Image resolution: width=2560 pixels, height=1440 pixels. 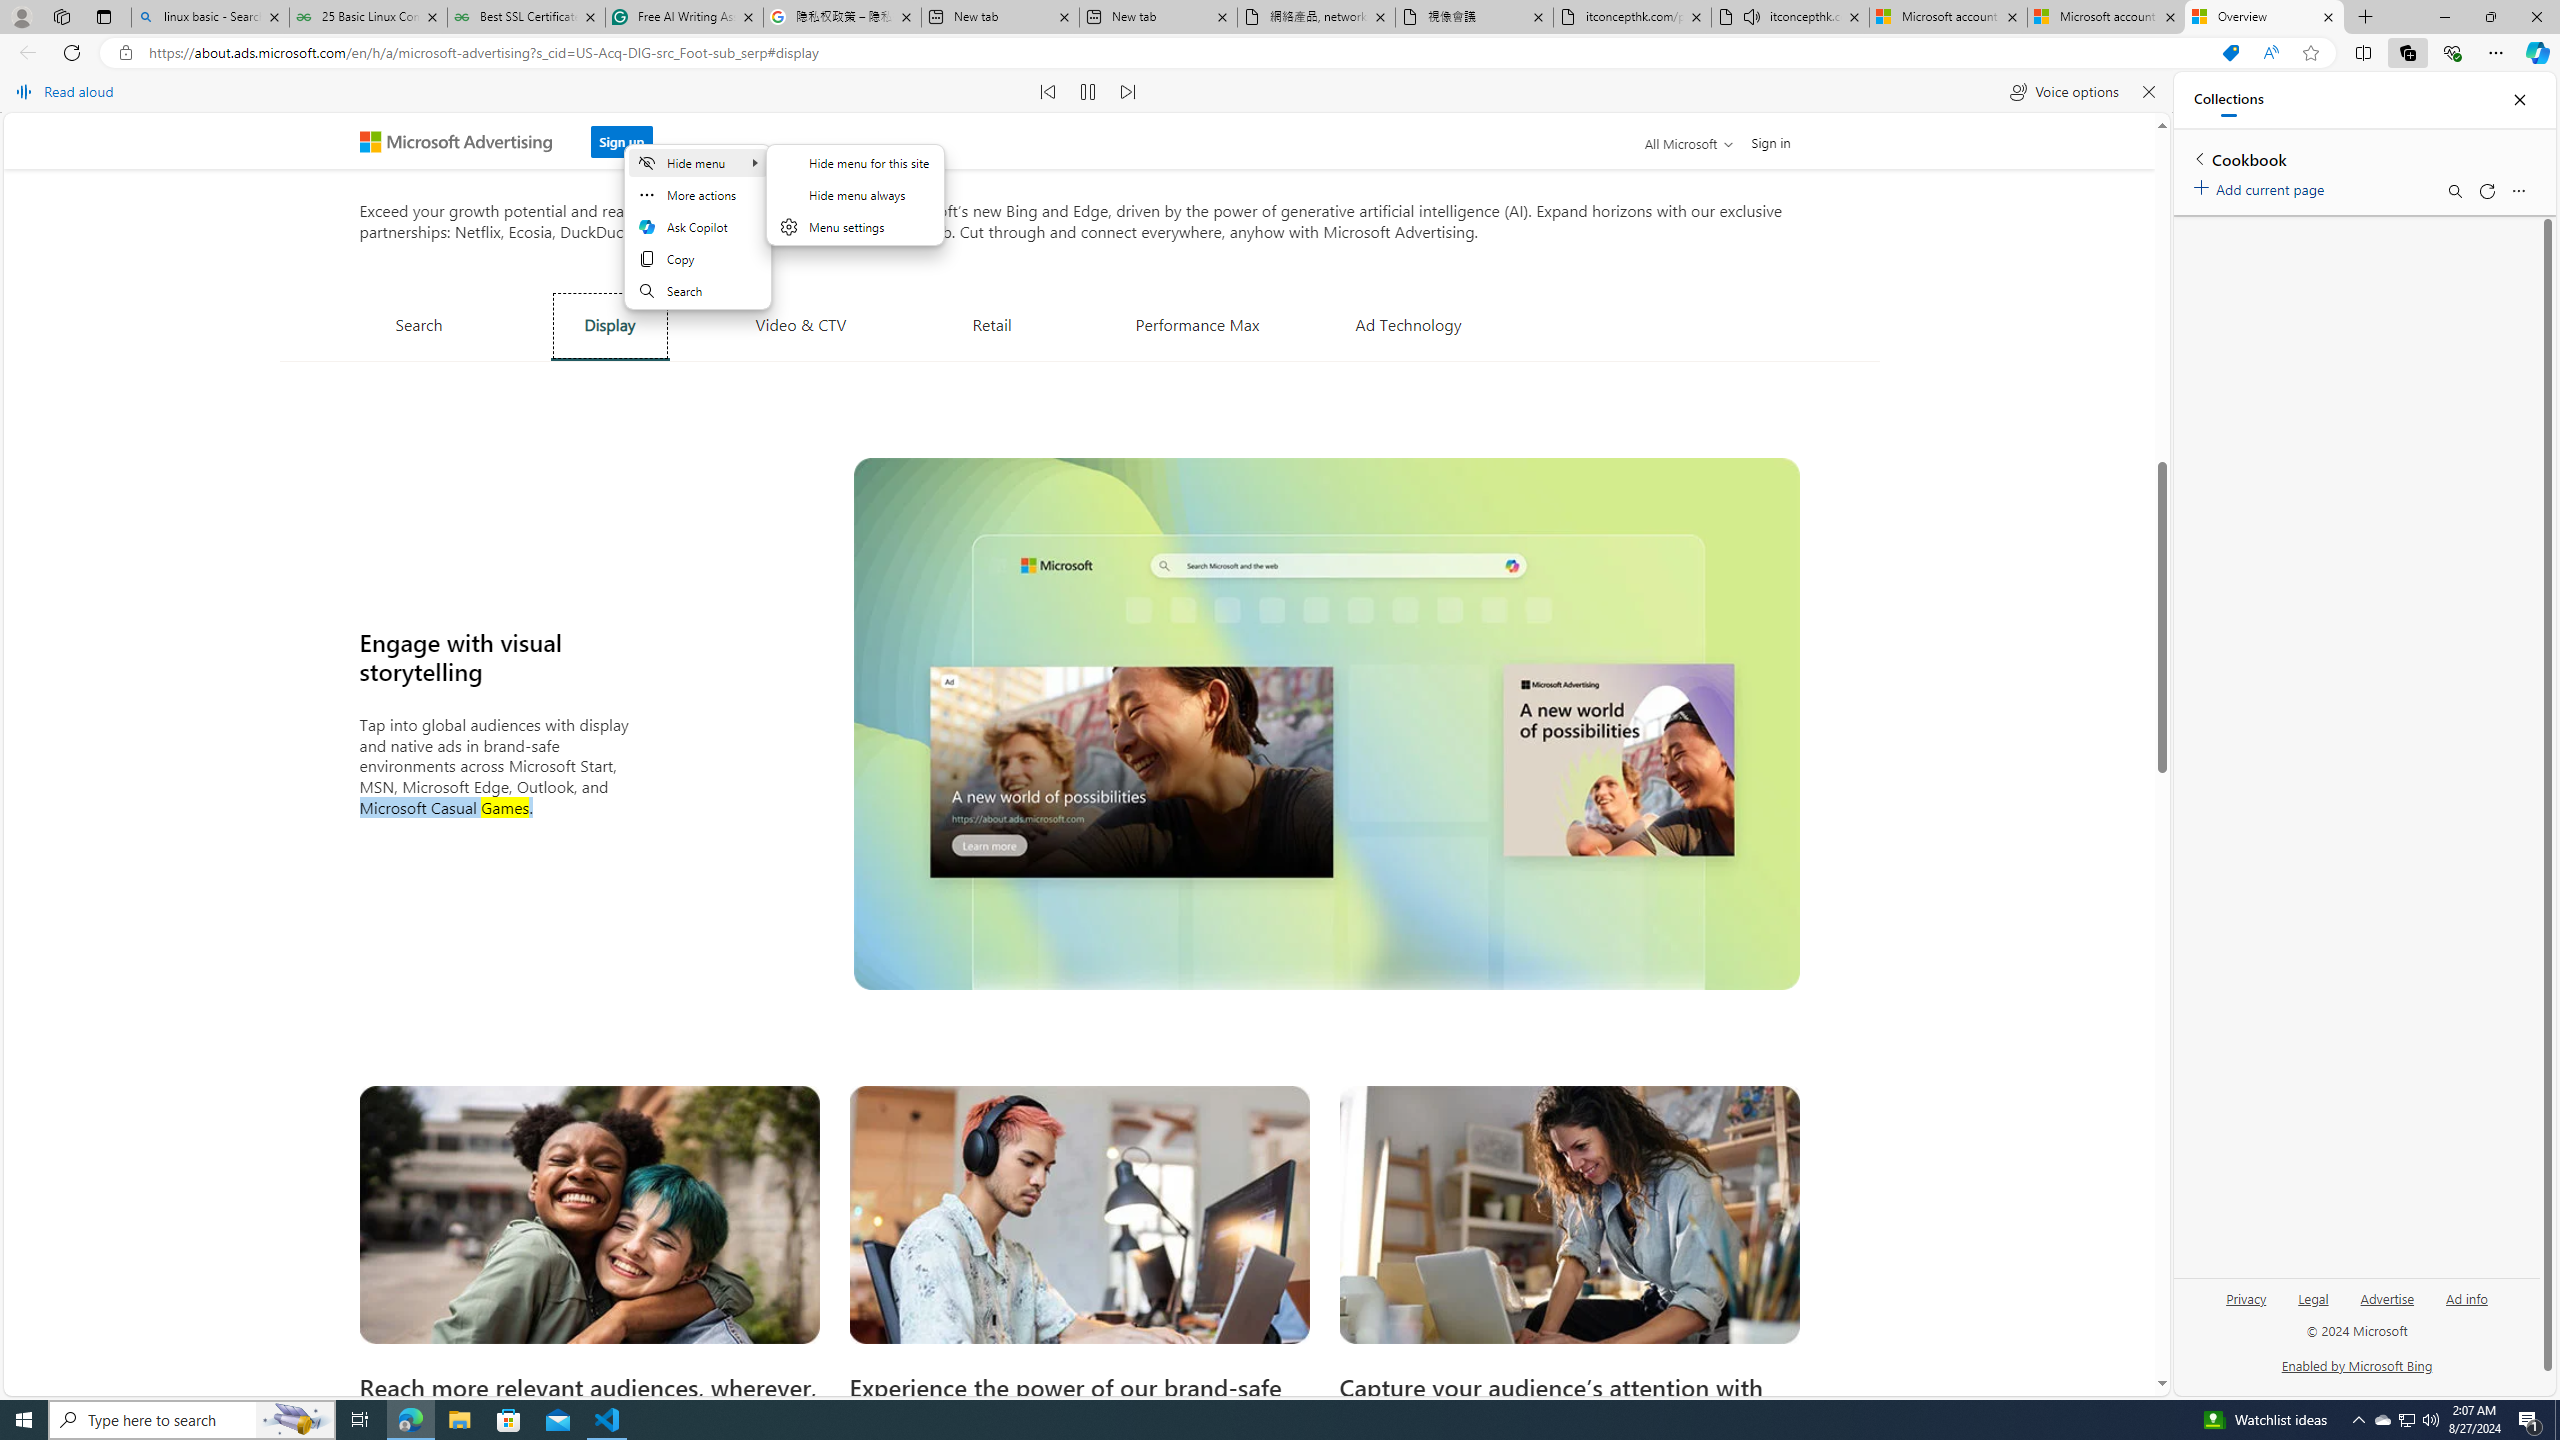 What do you see at coordinates (1088, 91) in the screenshot?
I see `'Pause read aloud (Ctrl+Shift+U)'` at bounding box center [1088, 91].